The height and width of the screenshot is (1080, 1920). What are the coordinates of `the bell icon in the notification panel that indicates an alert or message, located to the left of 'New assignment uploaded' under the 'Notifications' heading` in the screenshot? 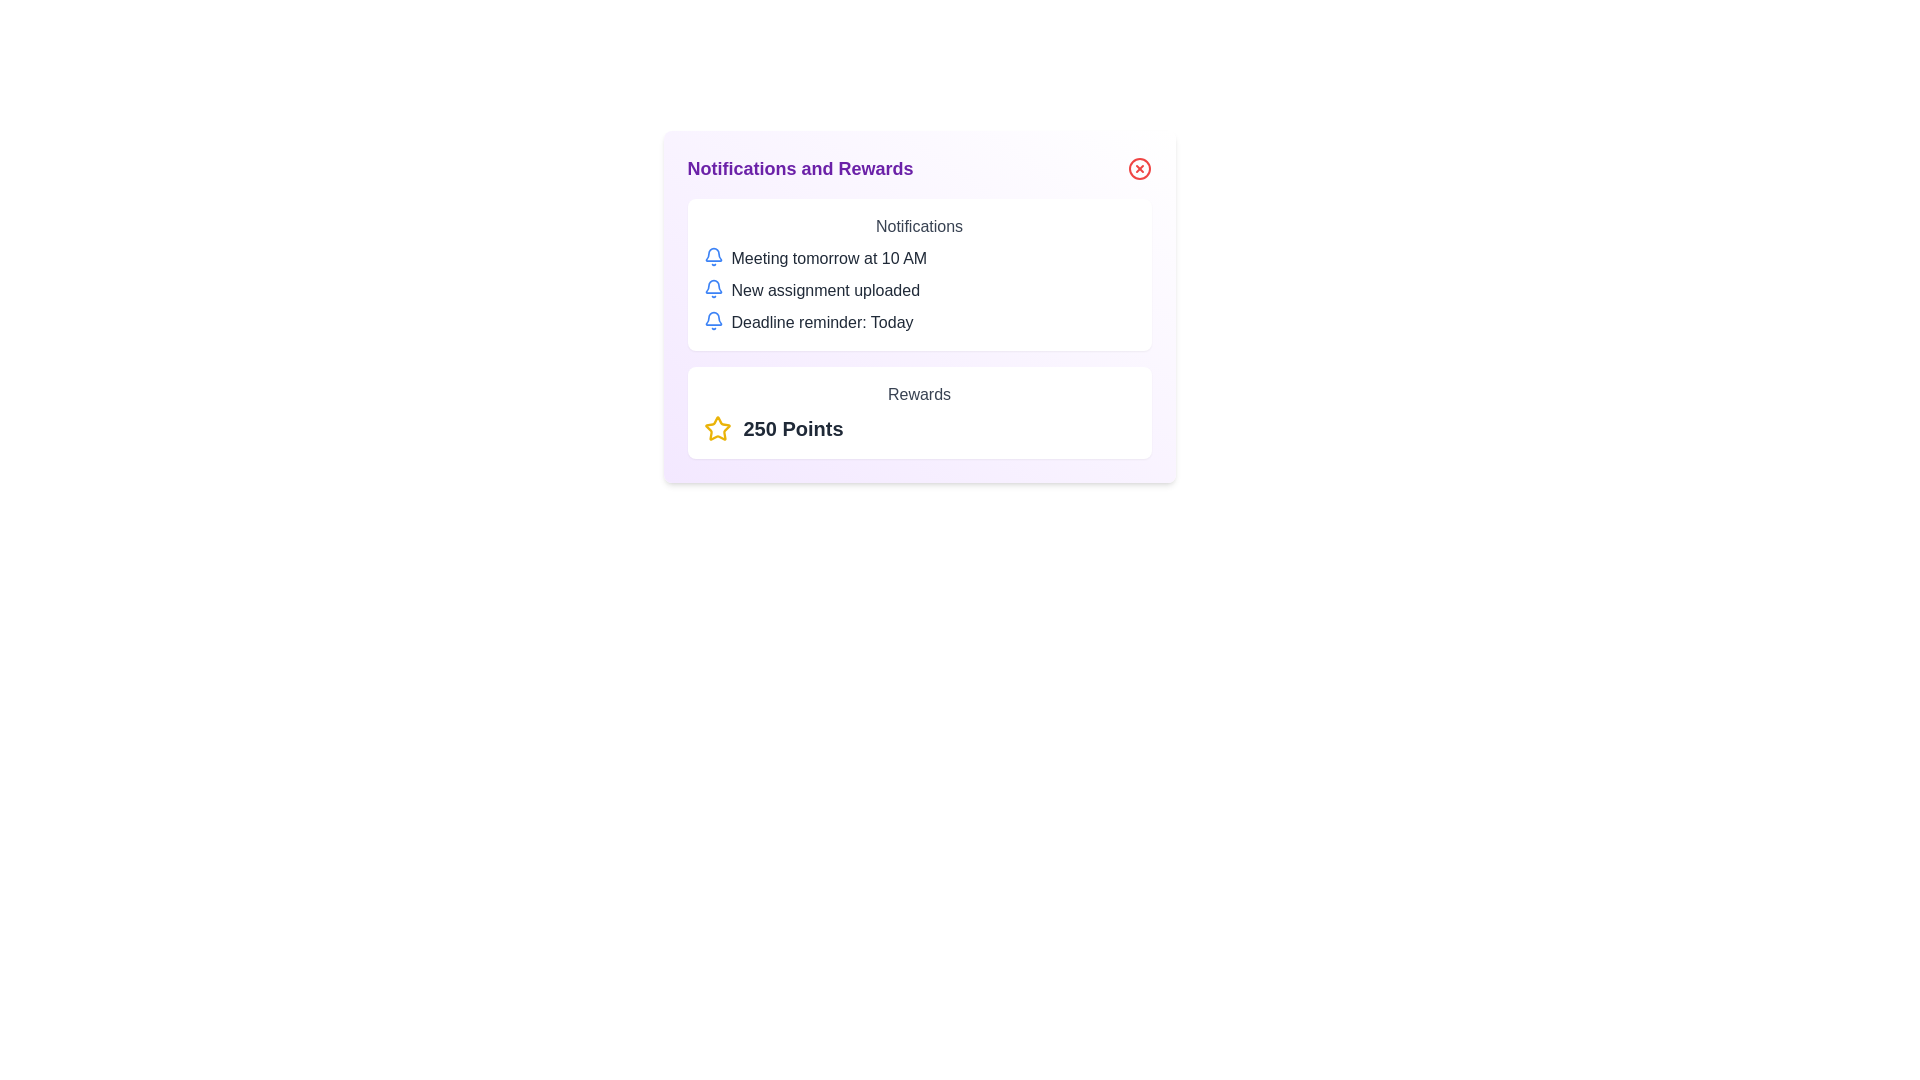 It's located at (713, 289).